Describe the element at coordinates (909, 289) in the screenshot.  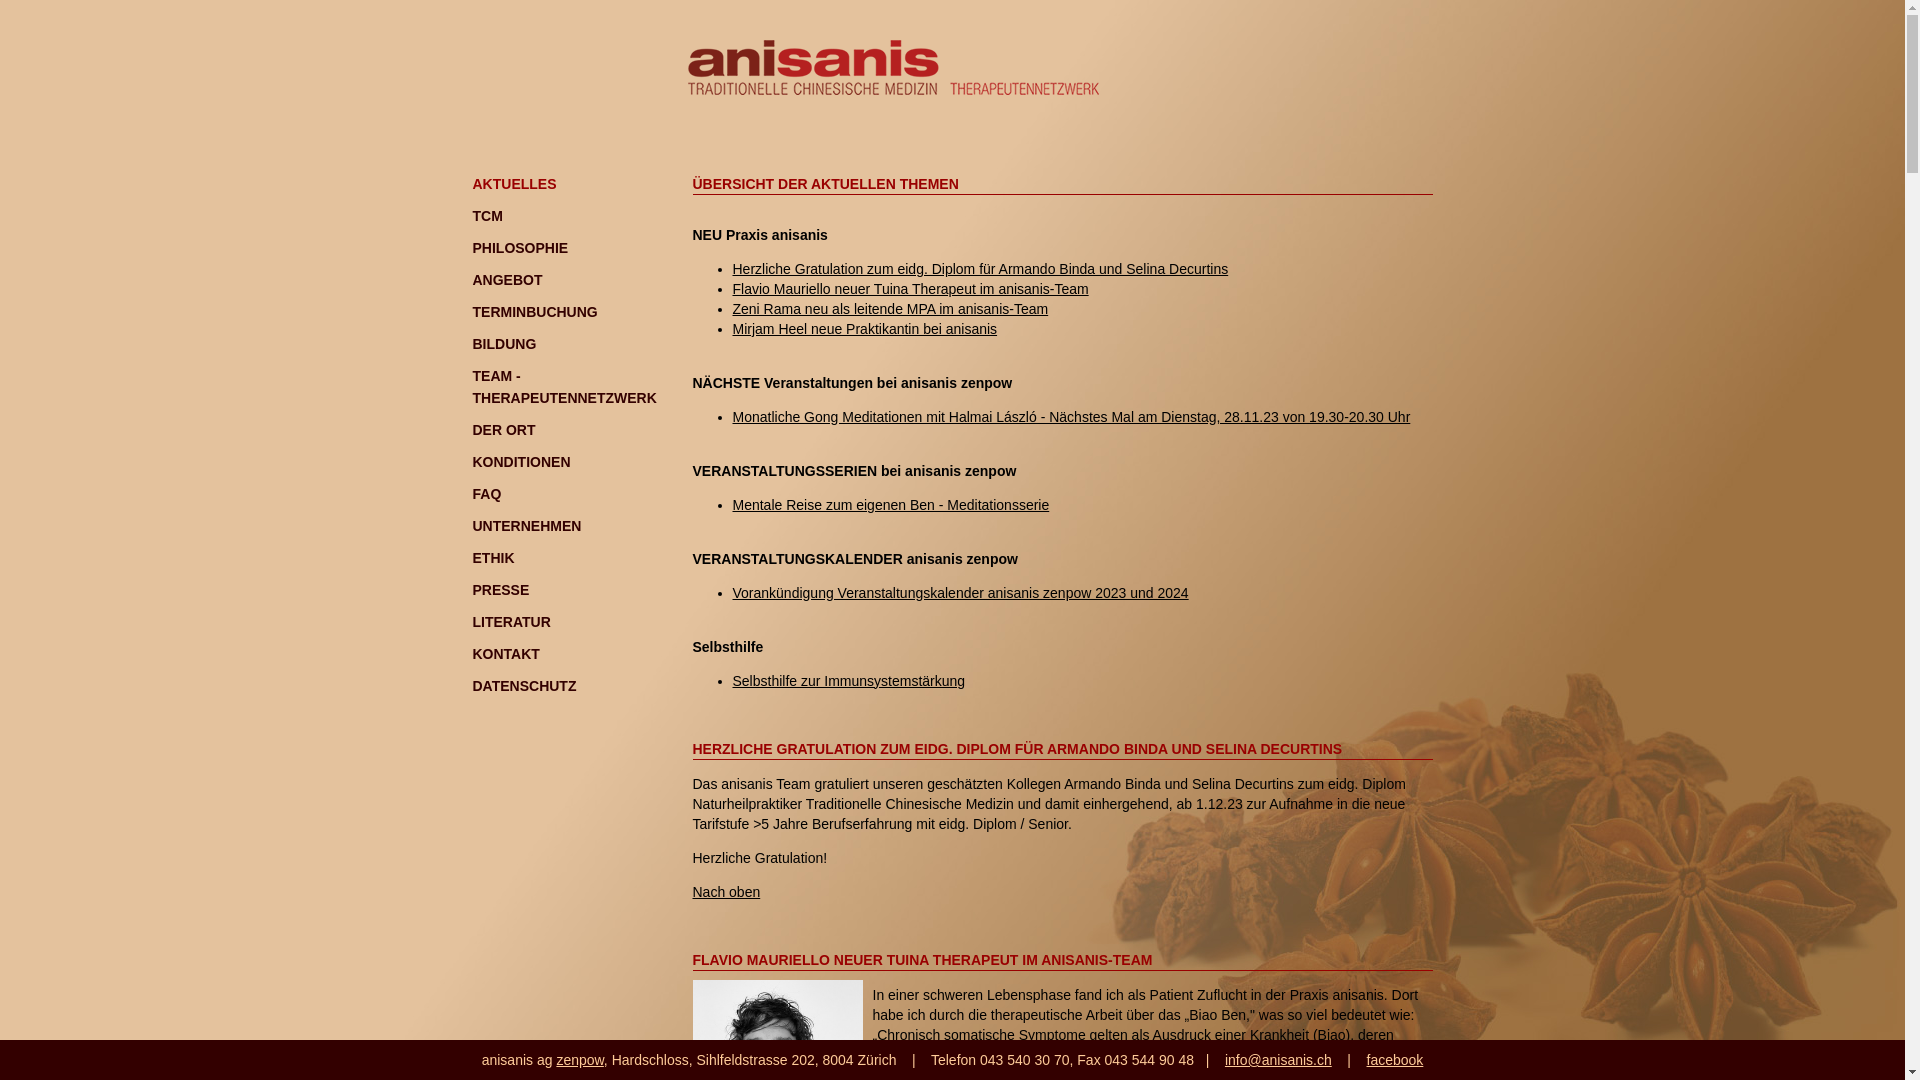
I see `'Flavio Mauriello neuer Tuina Therapeut im anisanis-Team'` at that location.